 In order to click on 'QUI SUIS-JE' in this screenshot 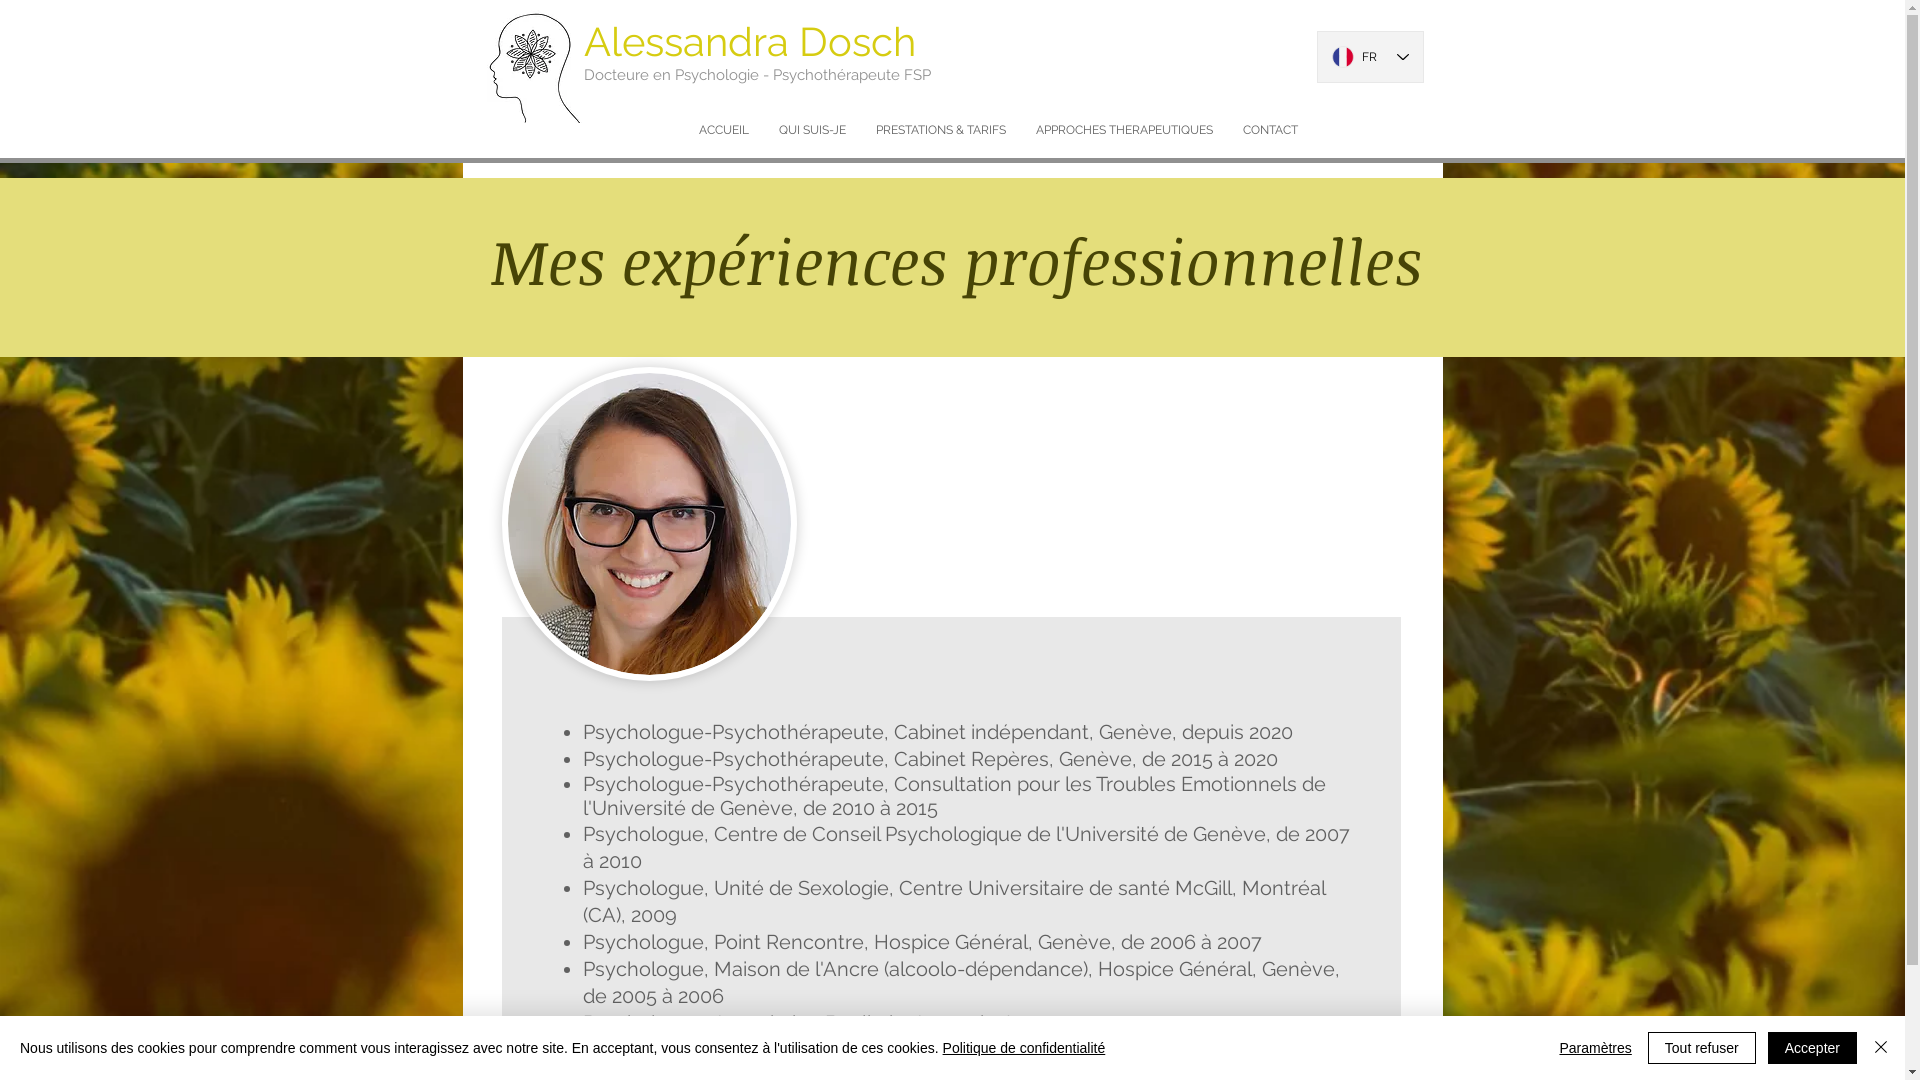, I will do `click(812, 130)`.